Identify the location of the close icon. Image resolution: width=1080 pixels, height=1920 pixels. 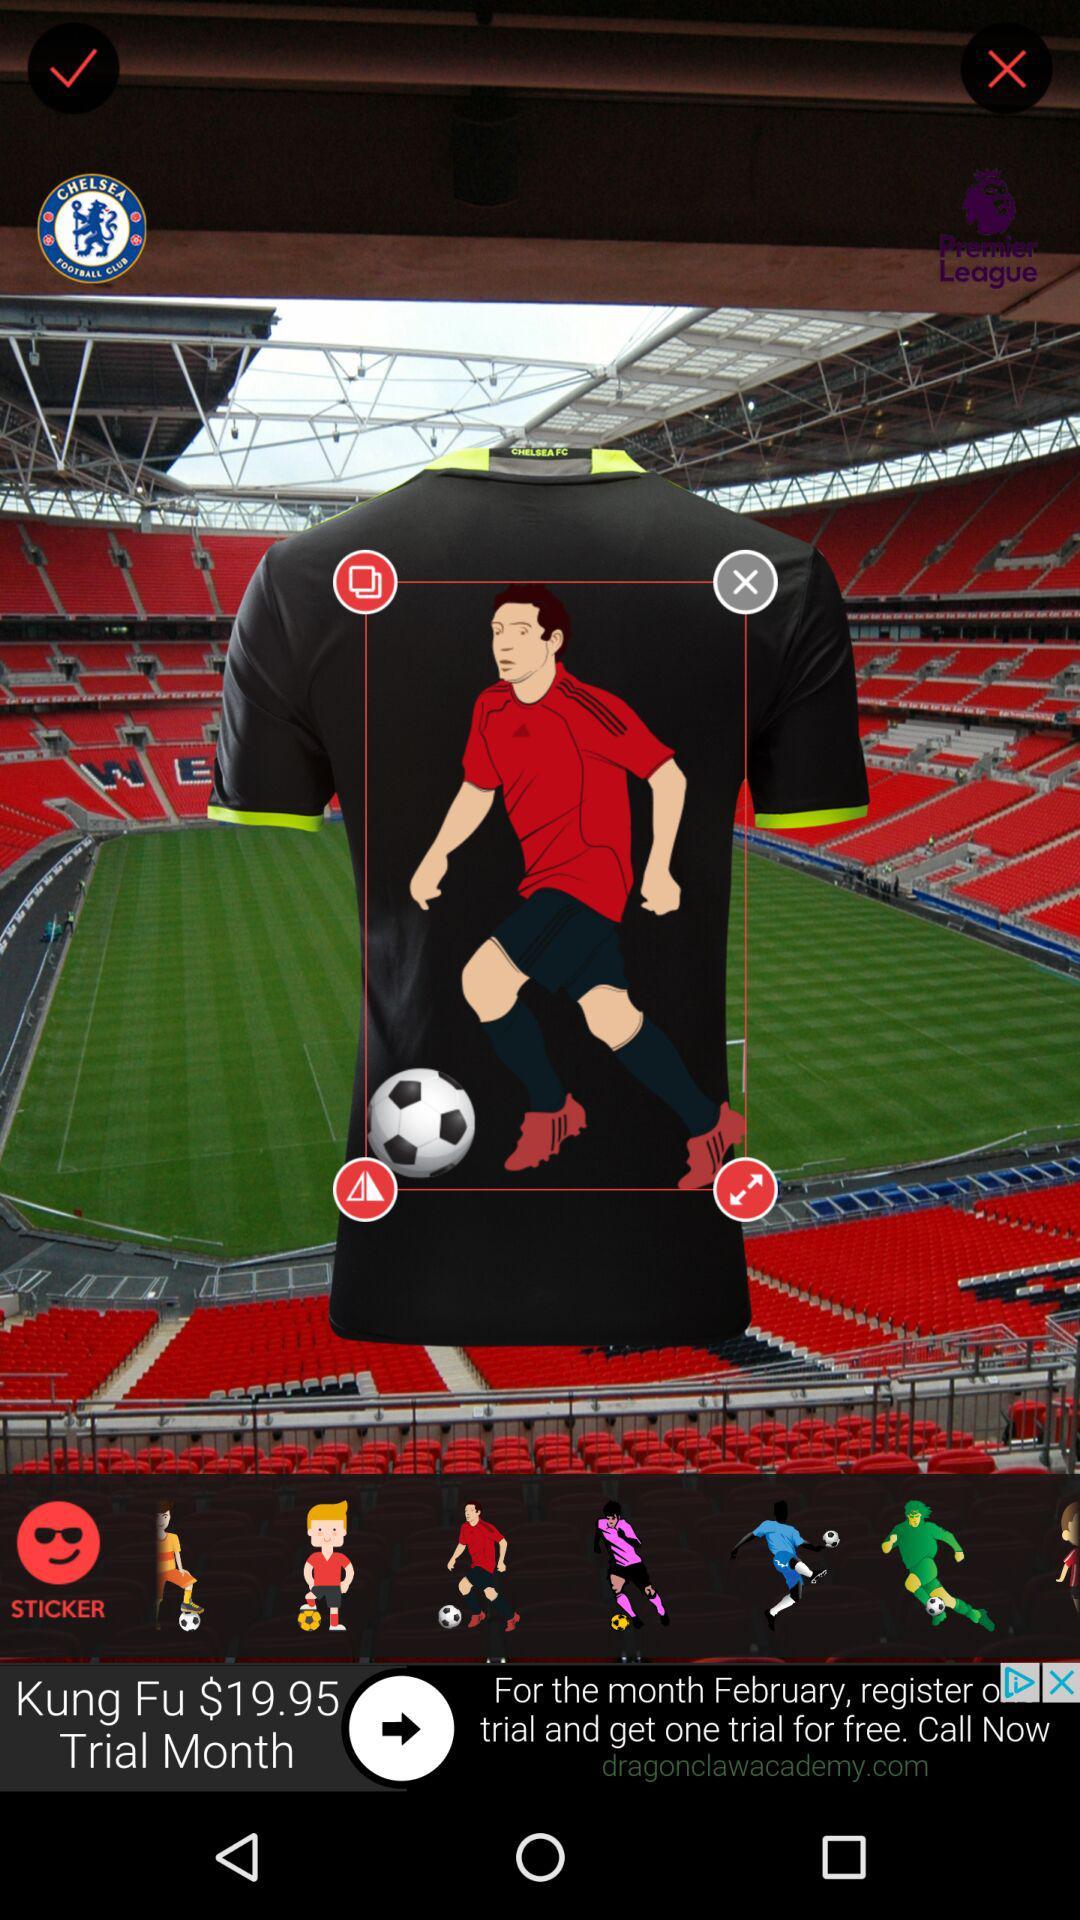
(1006, 72).